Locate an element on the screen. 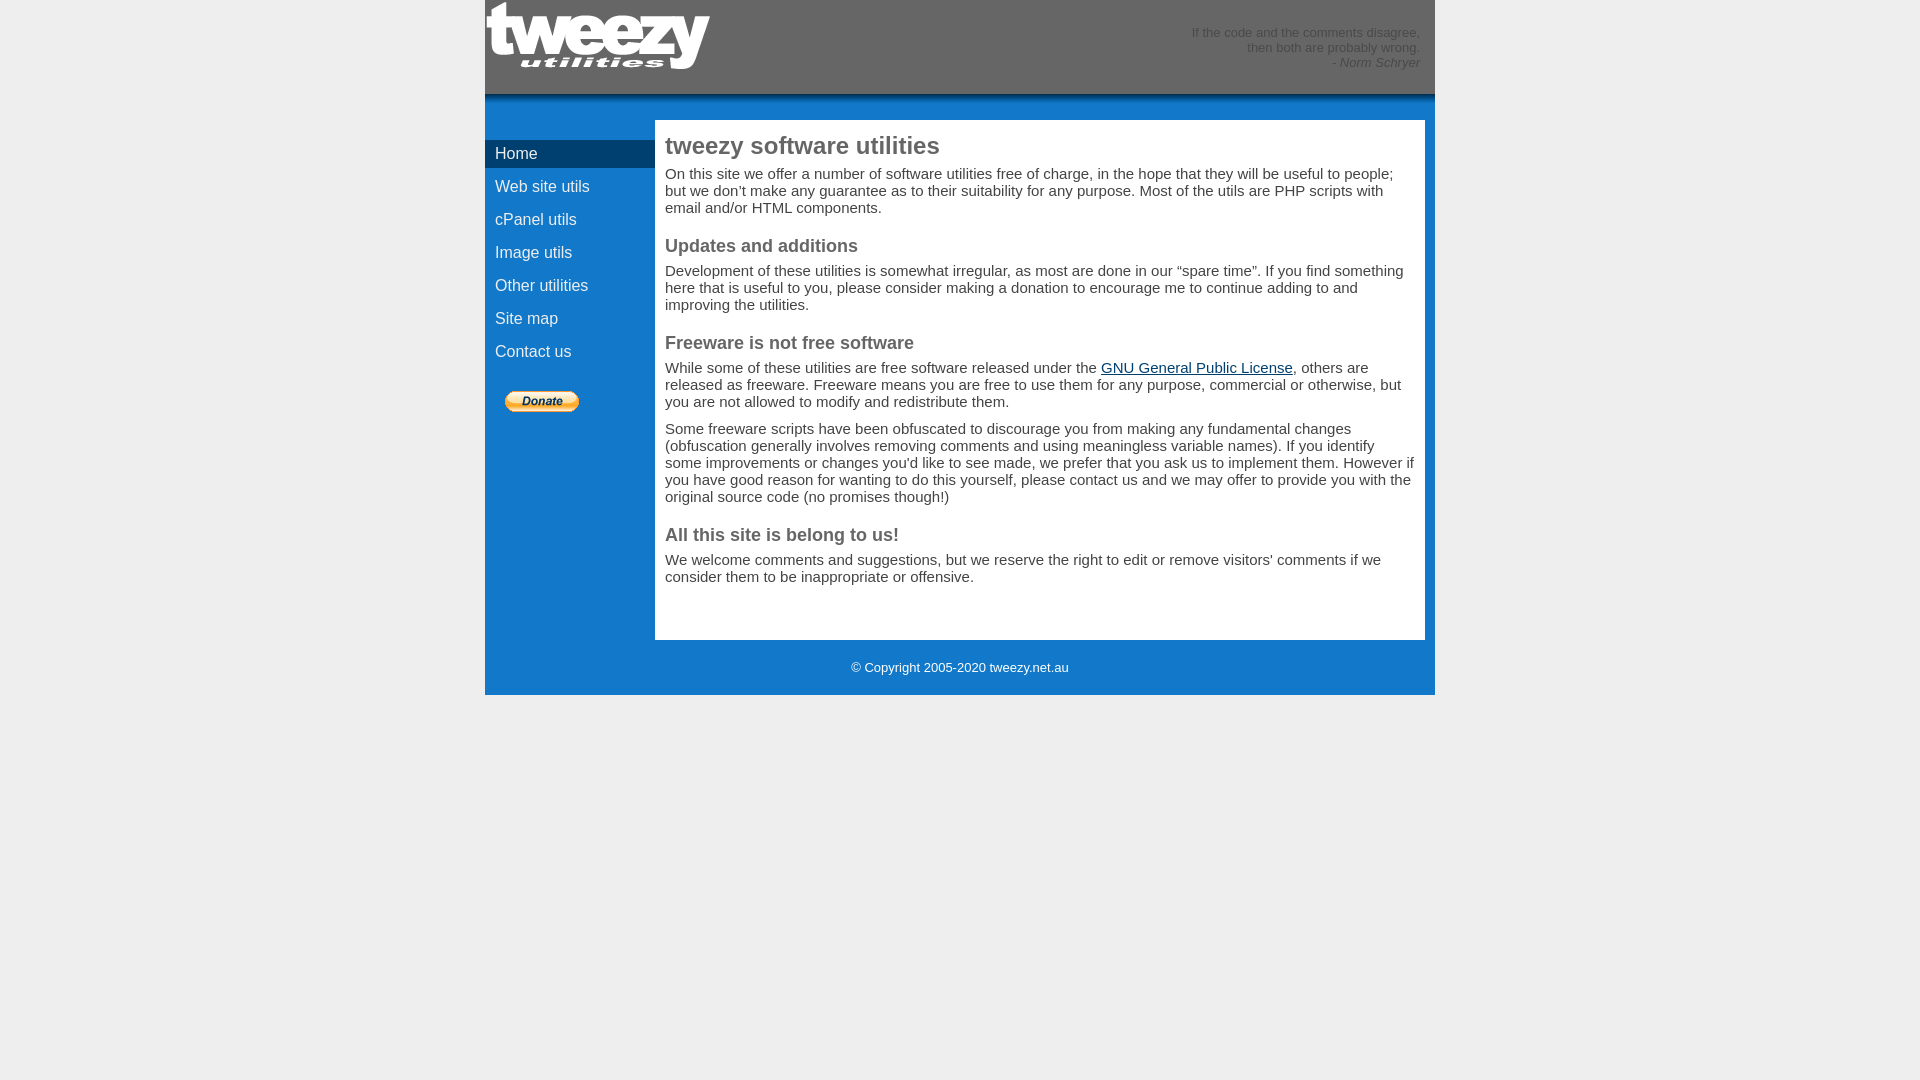  'cPanel utils' is located at coordinates (569, 219).